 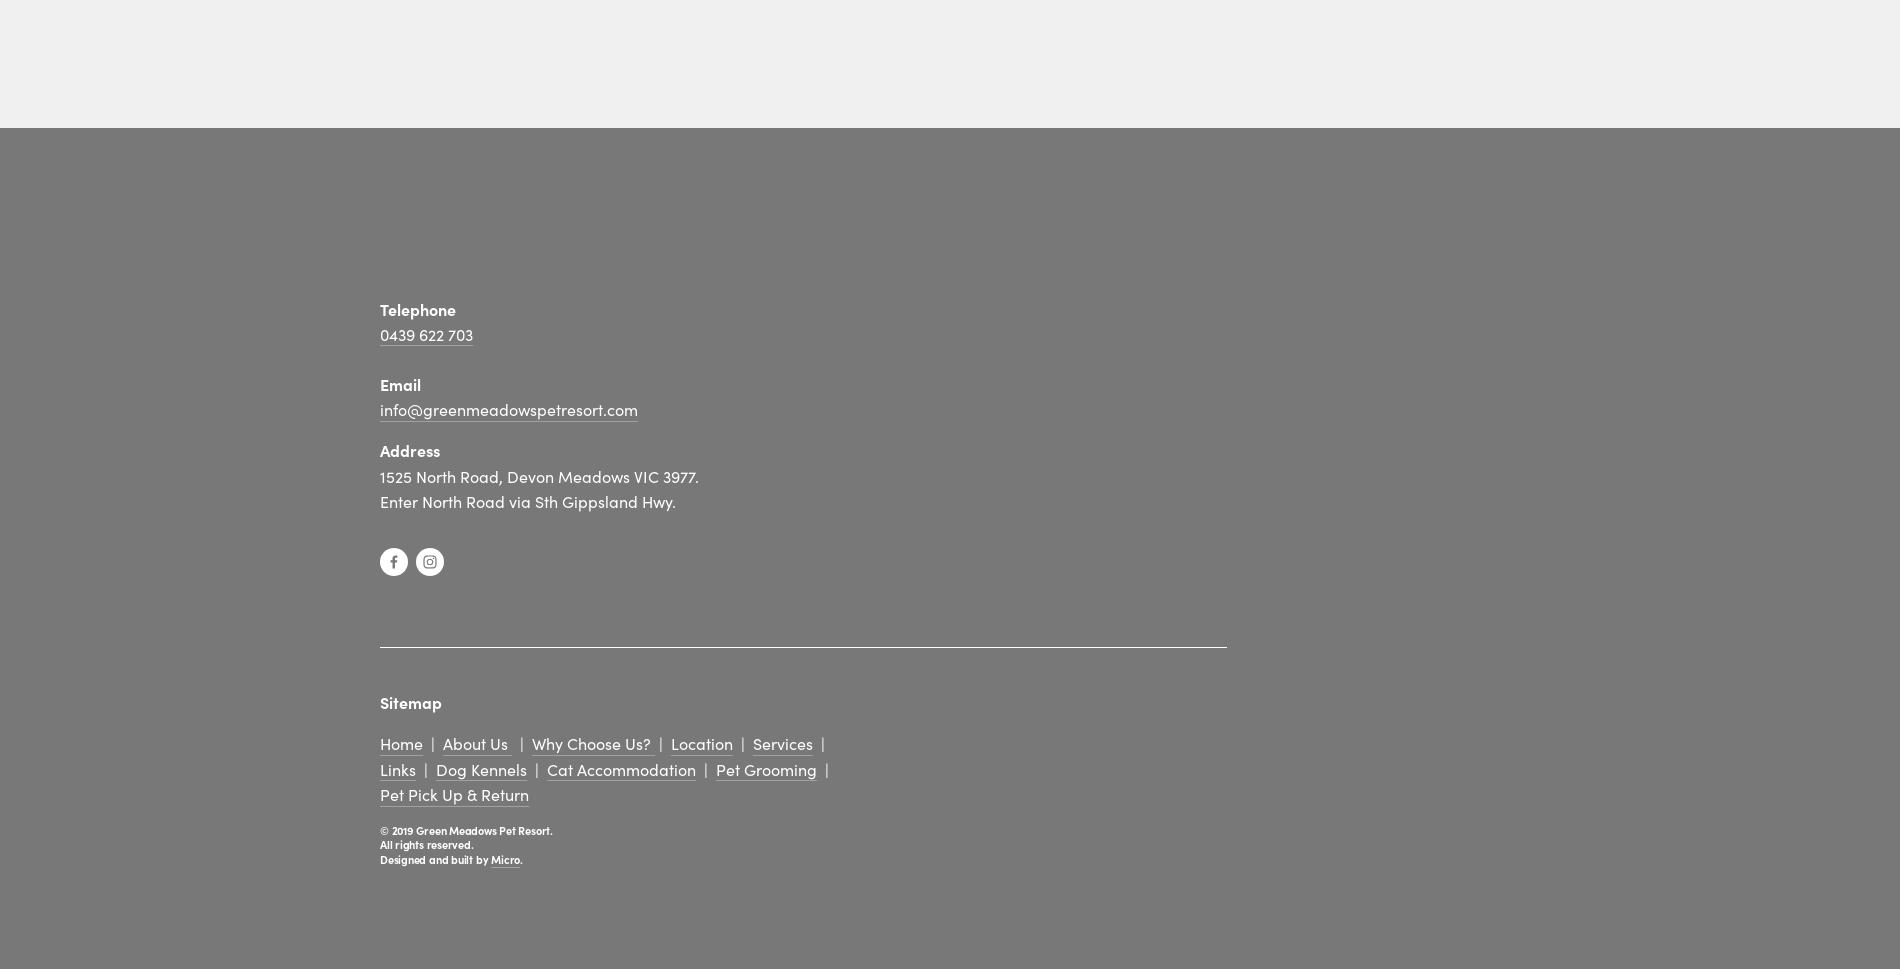 I want to click on 'Enter North Road via Sth Gippsland Hwy.', so click(x=528, y=499).